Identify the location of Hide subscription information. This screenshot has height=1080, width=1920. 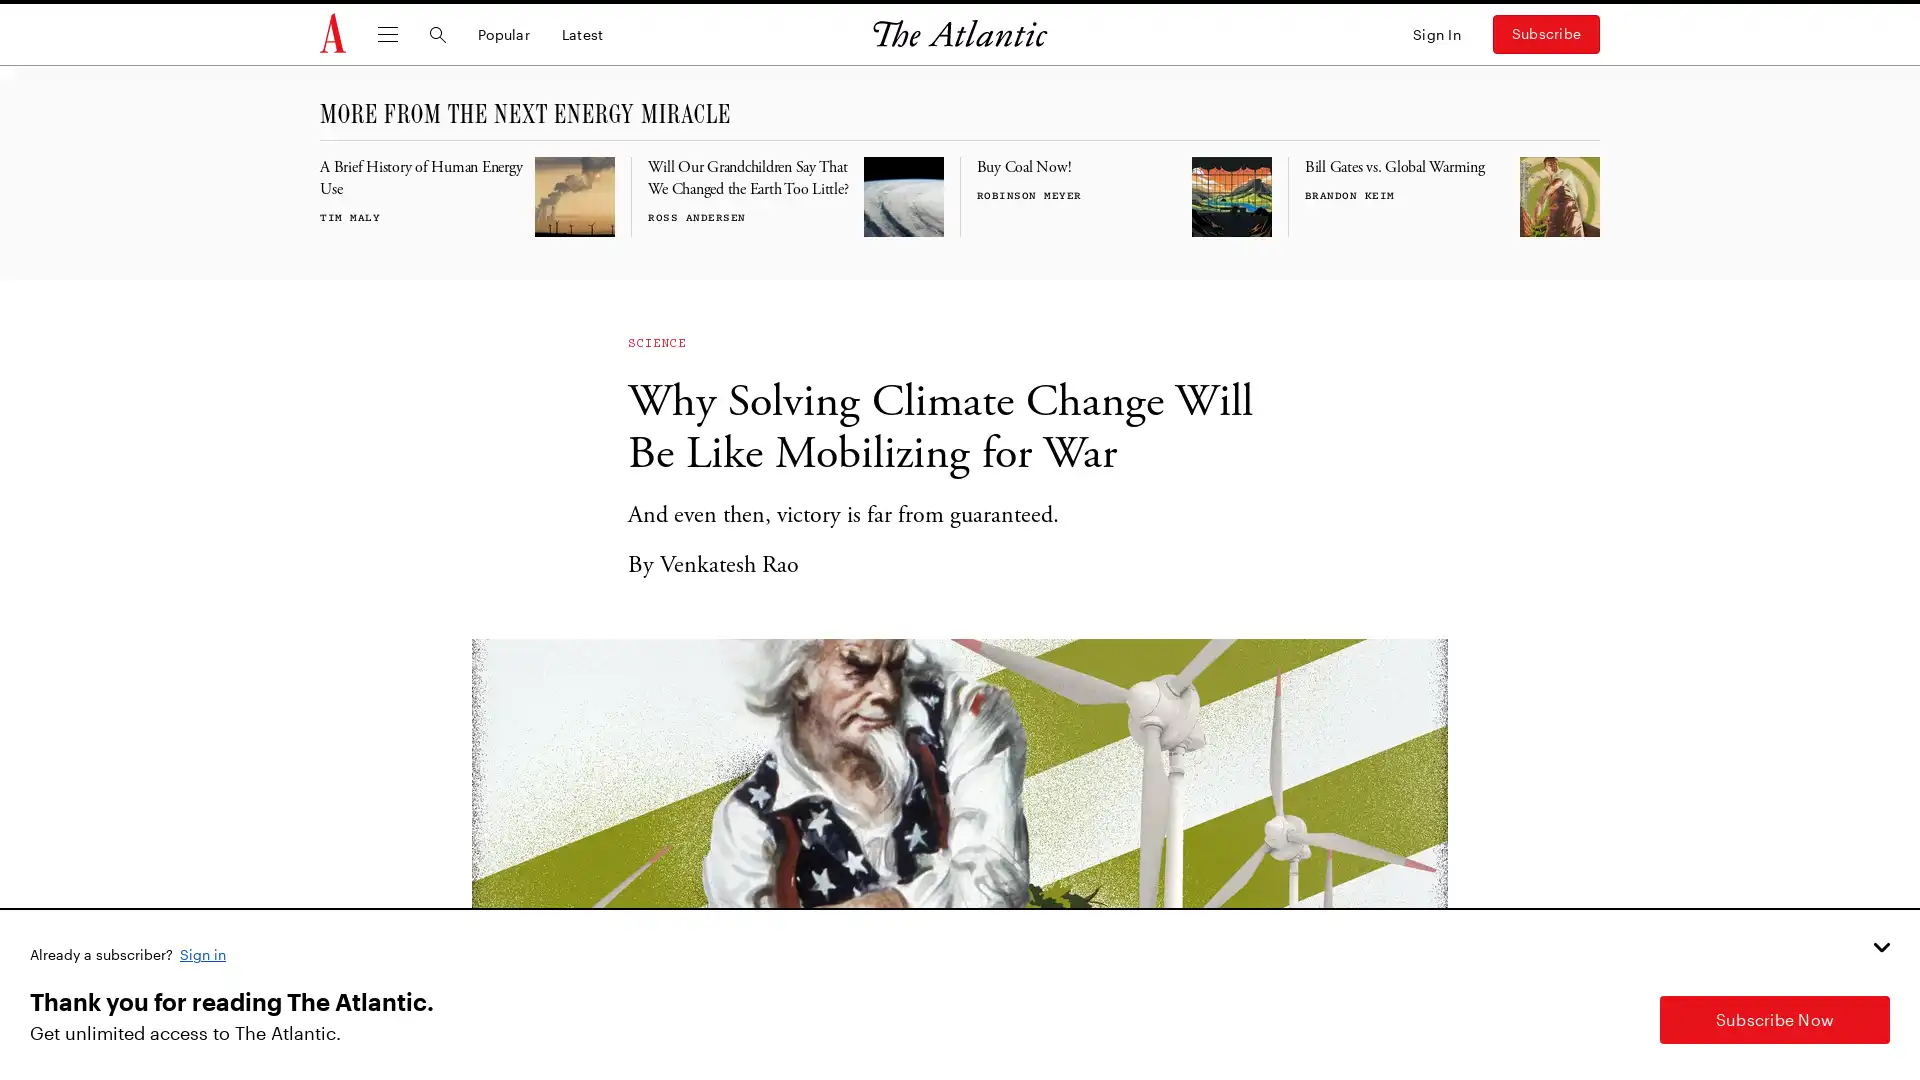
(1880, 946).